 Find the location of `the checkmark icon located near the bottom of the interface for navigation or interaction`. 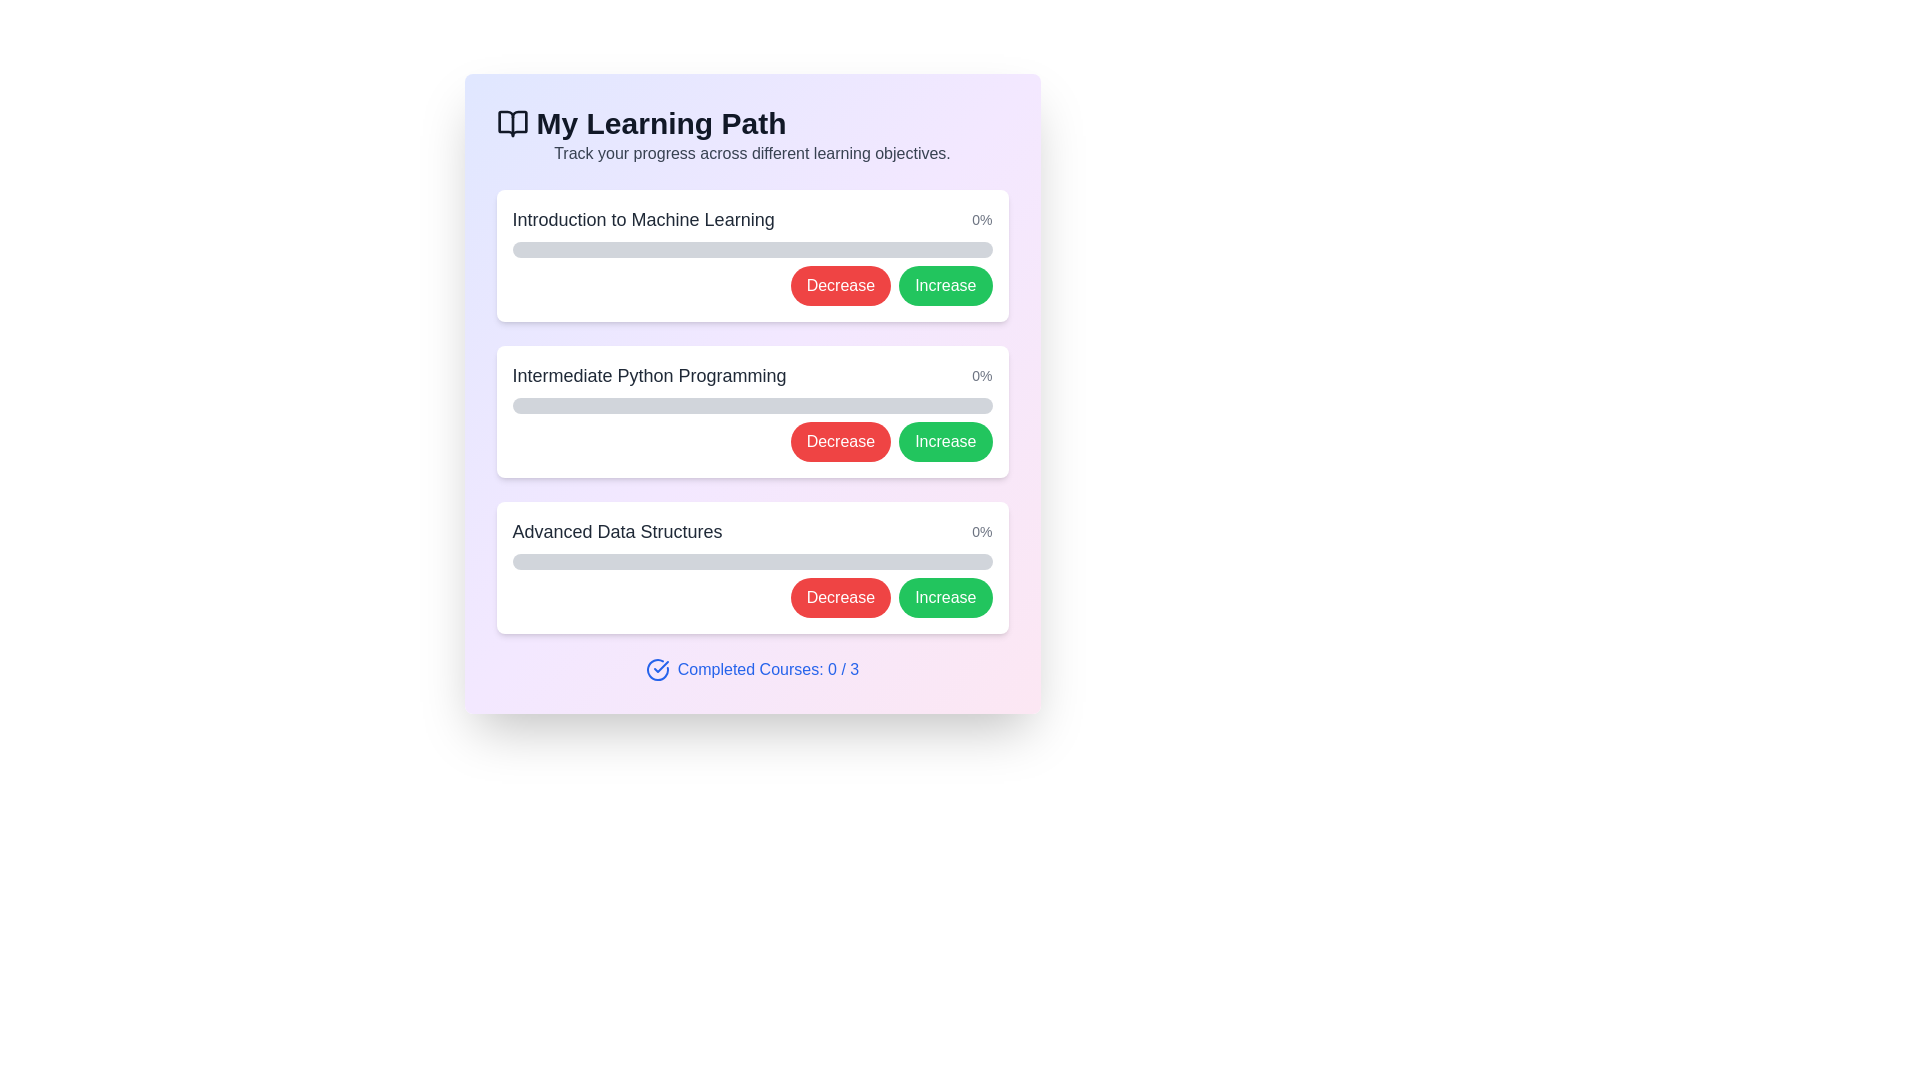

the checkmark icon located near the bottom of the interface for navigation or interaction is located at coordinates (661, 667).